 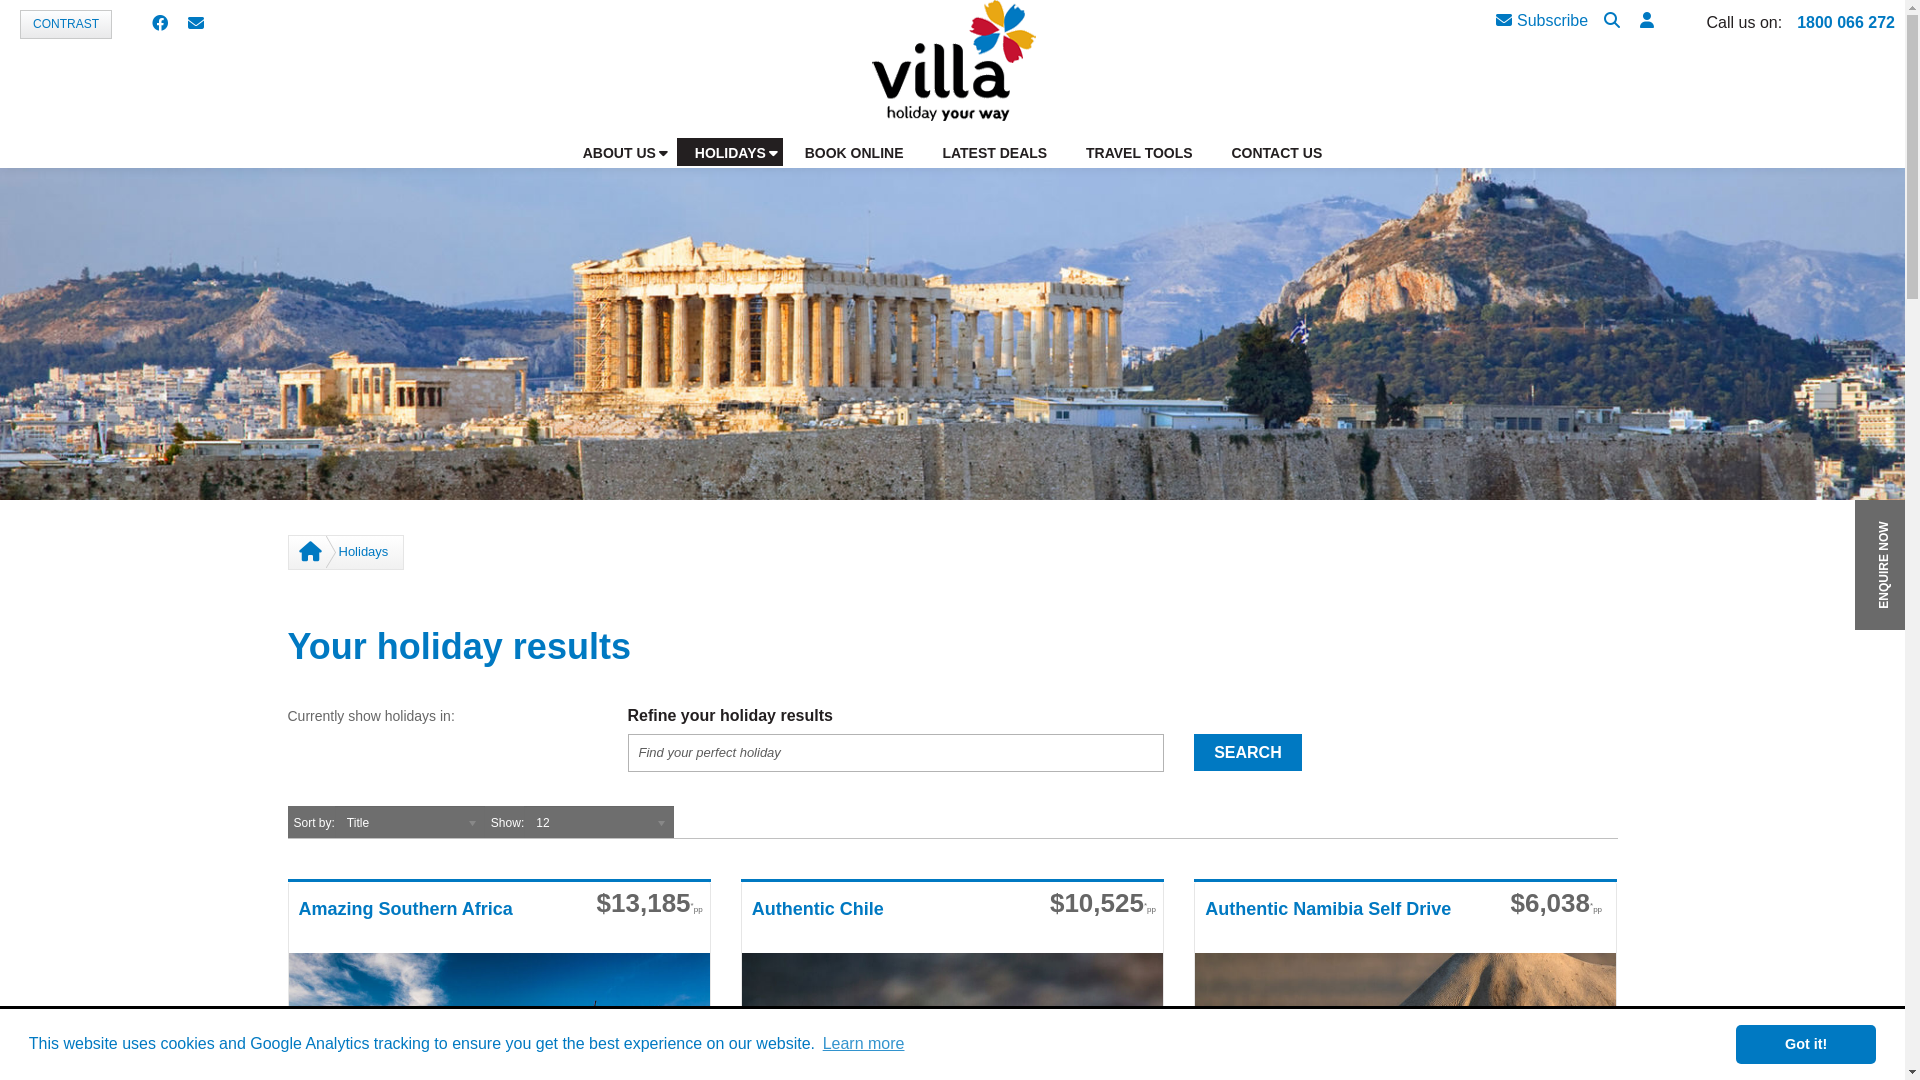 What do you see at coordinates (598, 821) in the screenshot?
I see `'12'` at bounding box center [598, 821].